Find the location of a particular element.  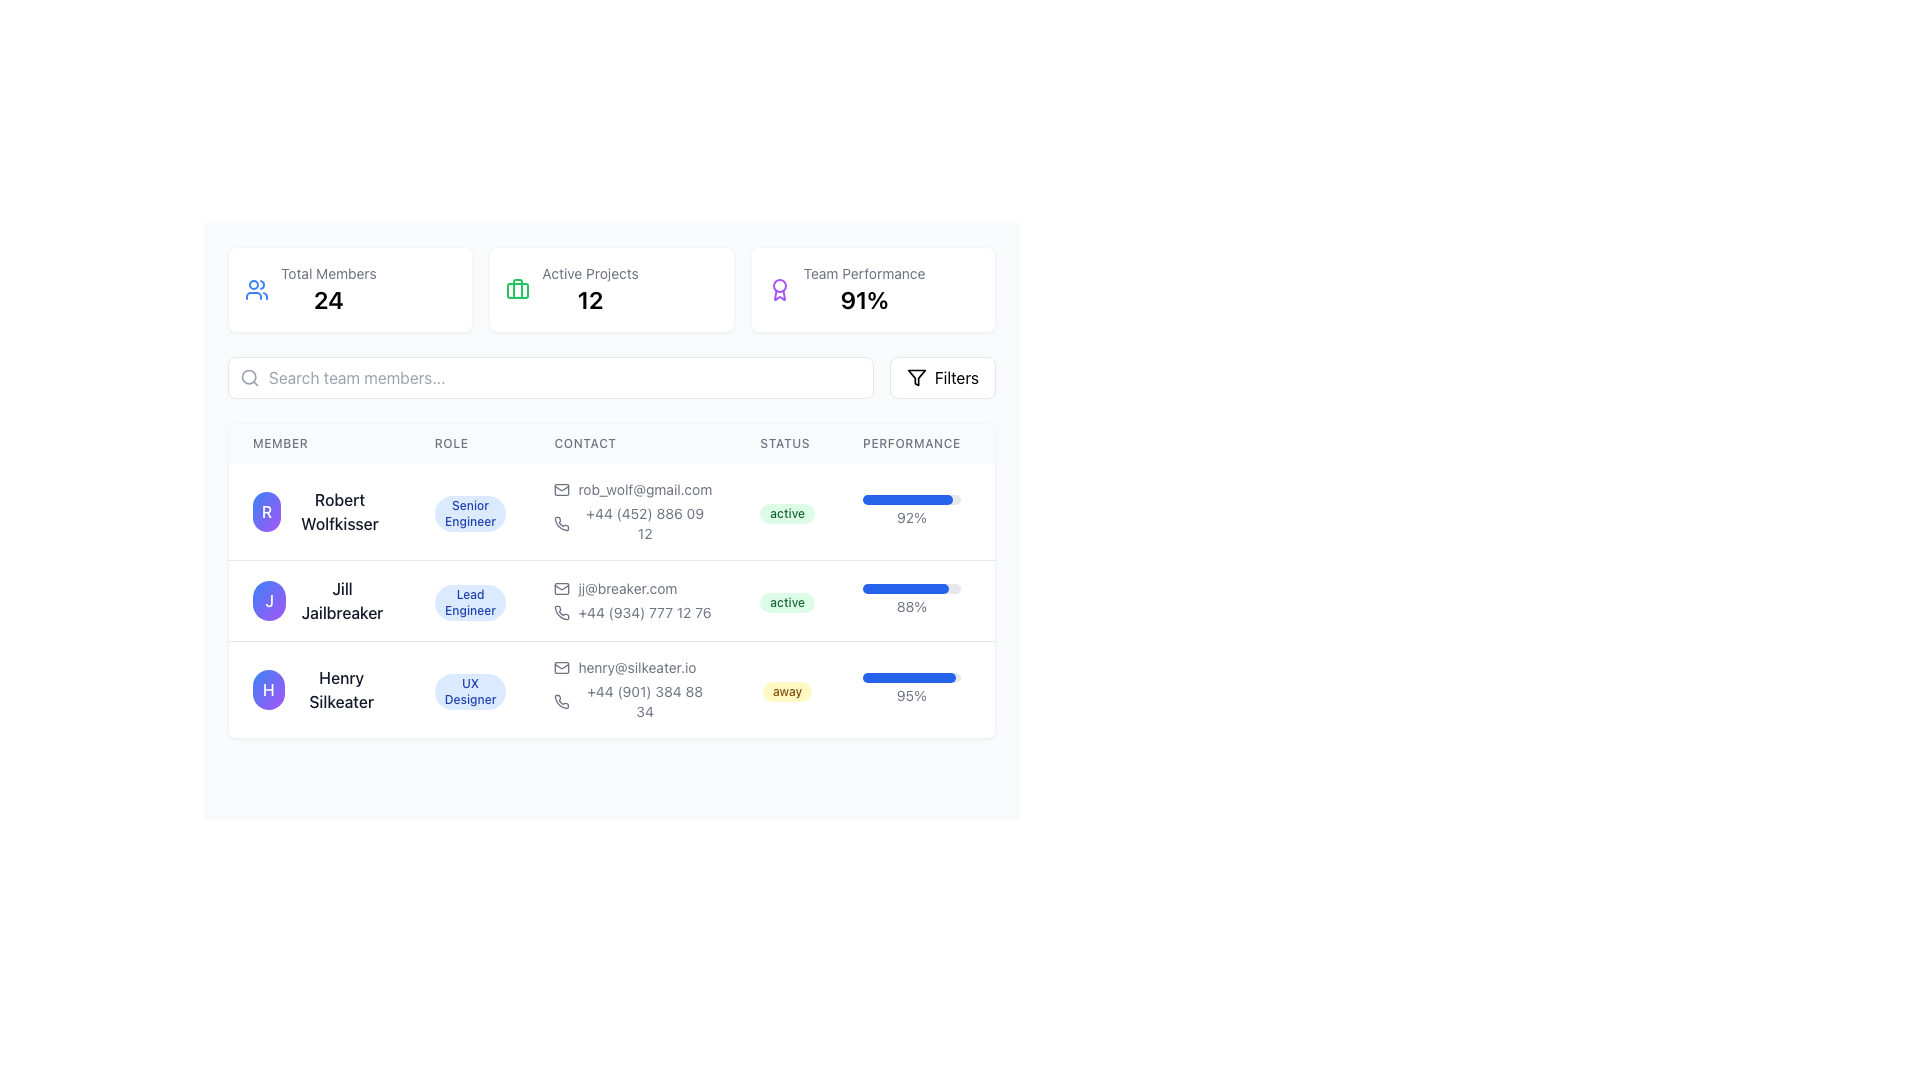

the second row of the team member List Item is located at coordinates (659, 600).